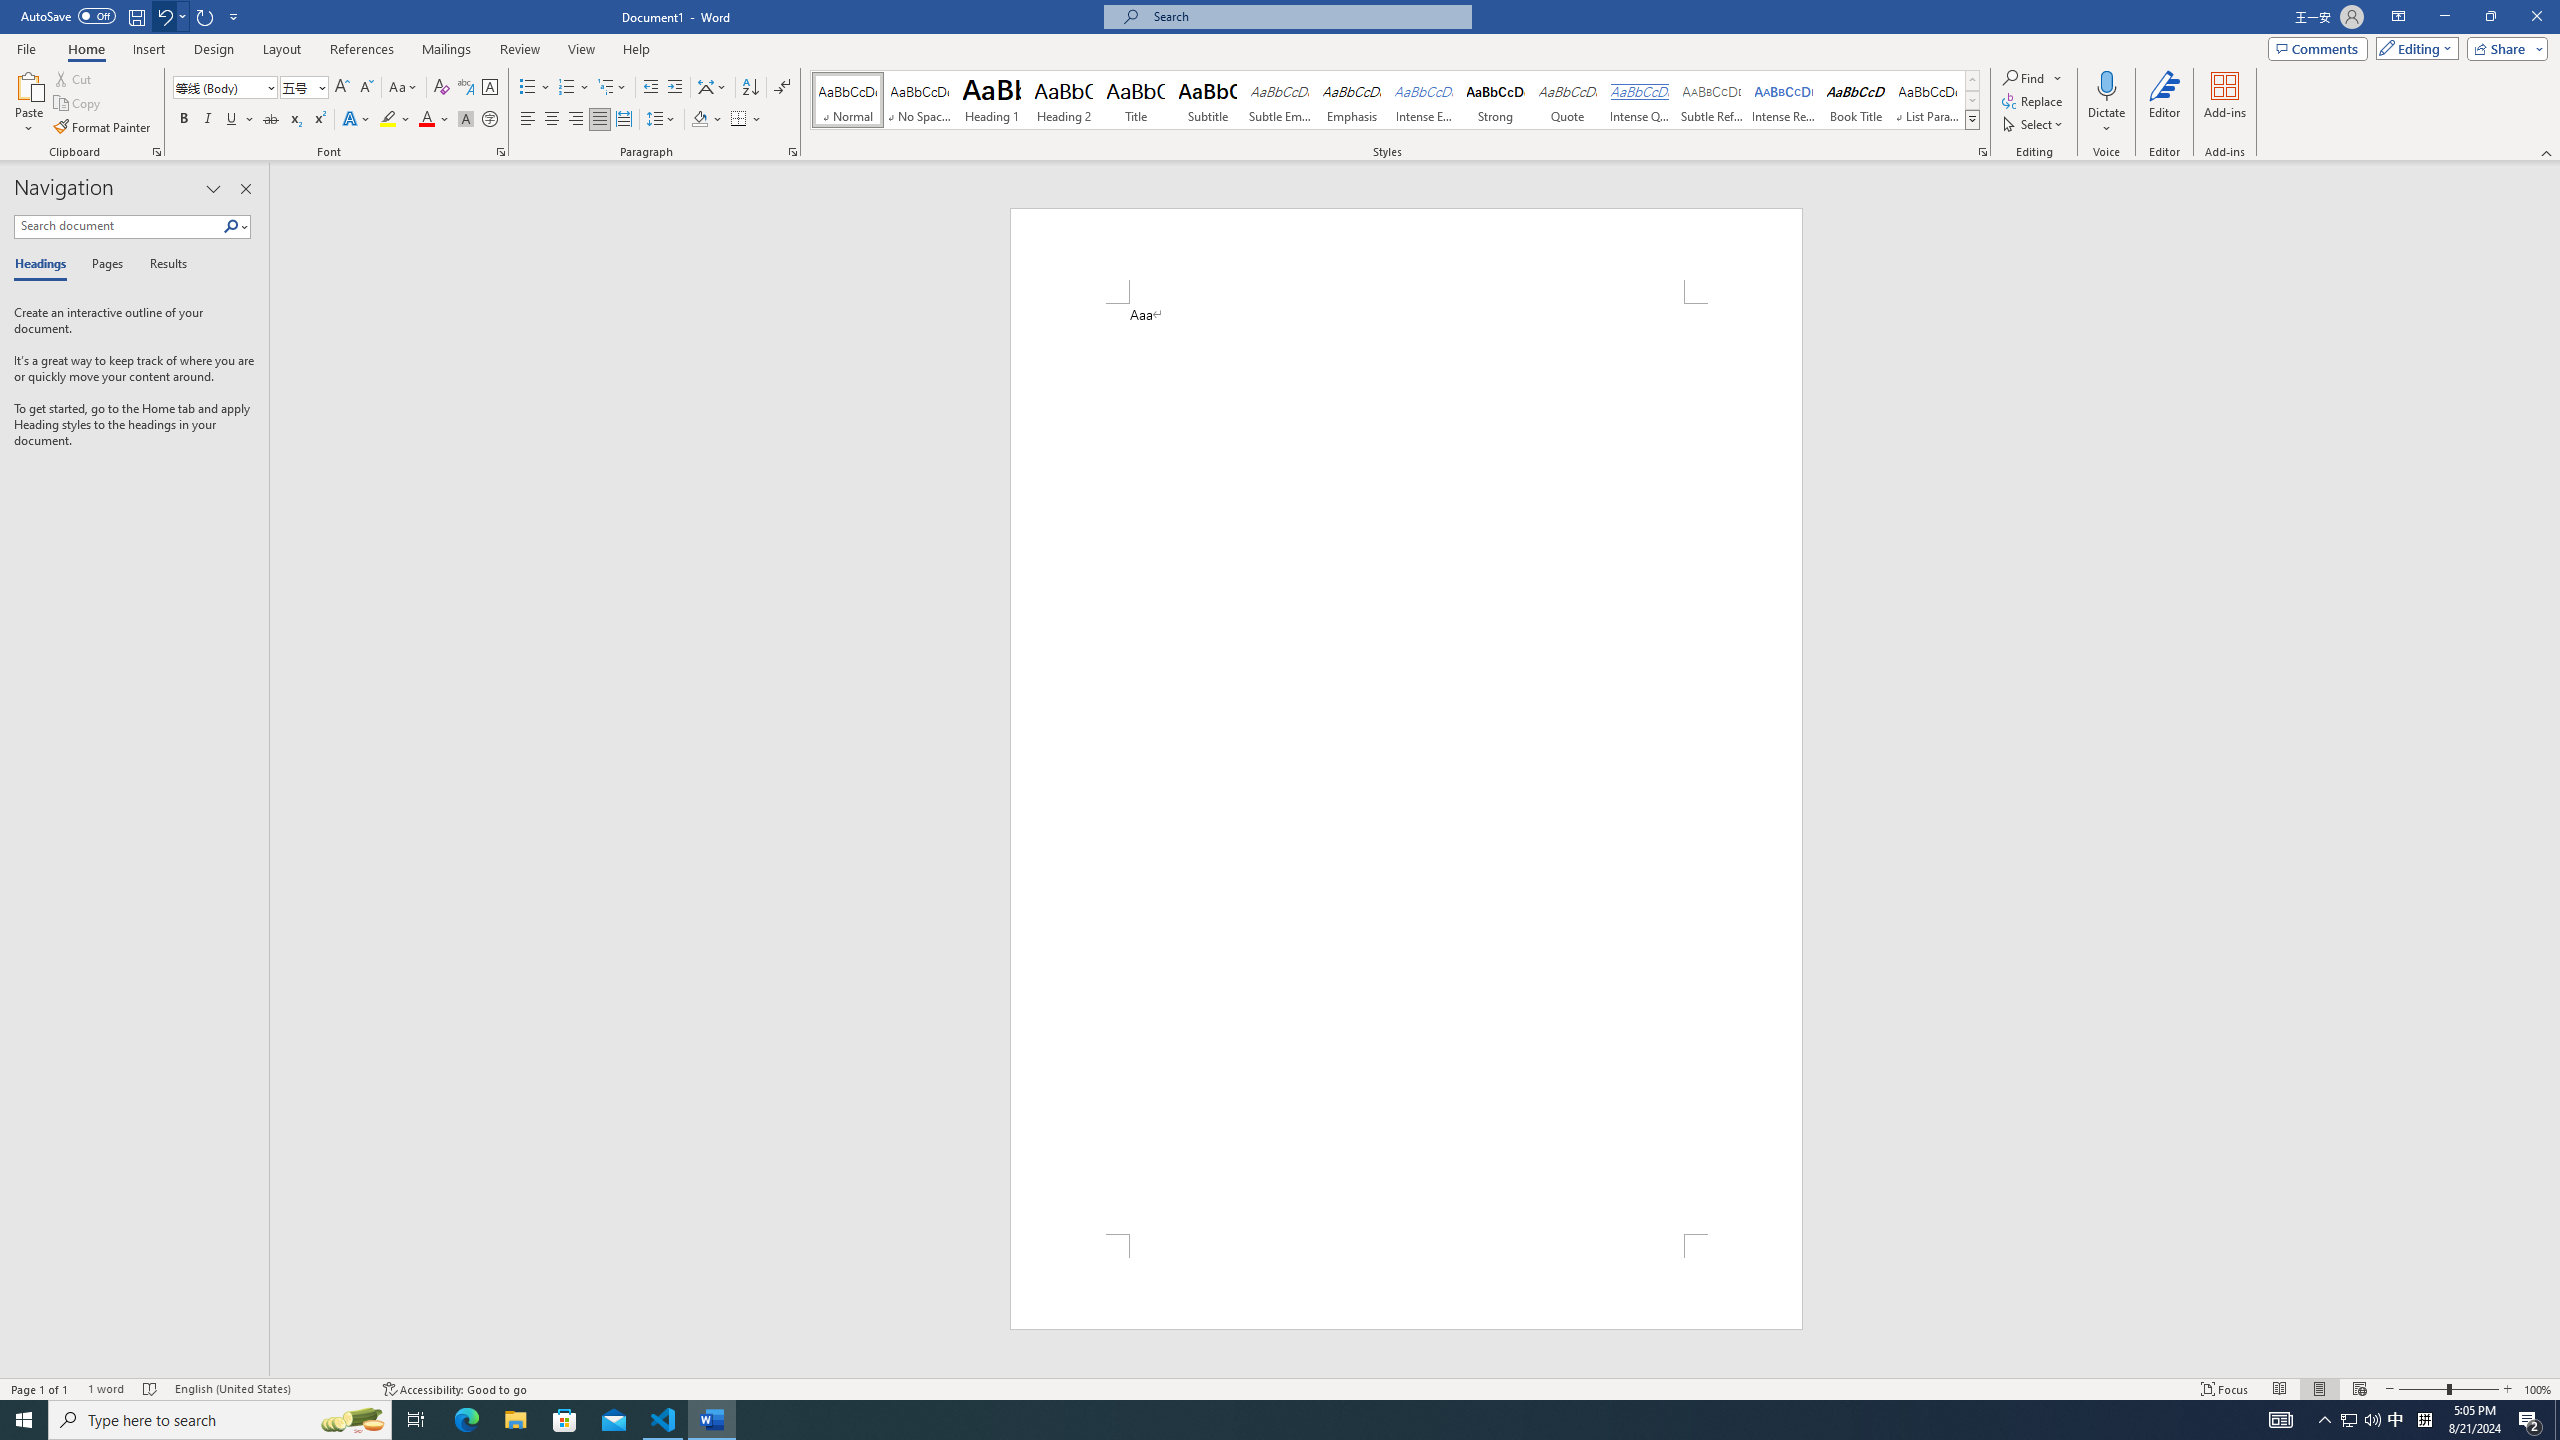 Image resolution: width=2560 pixels, height=1440 pixels. Describe the element at coordinates (1406, 767) in the screenshot. I see `'Page 1 content'` at that location.